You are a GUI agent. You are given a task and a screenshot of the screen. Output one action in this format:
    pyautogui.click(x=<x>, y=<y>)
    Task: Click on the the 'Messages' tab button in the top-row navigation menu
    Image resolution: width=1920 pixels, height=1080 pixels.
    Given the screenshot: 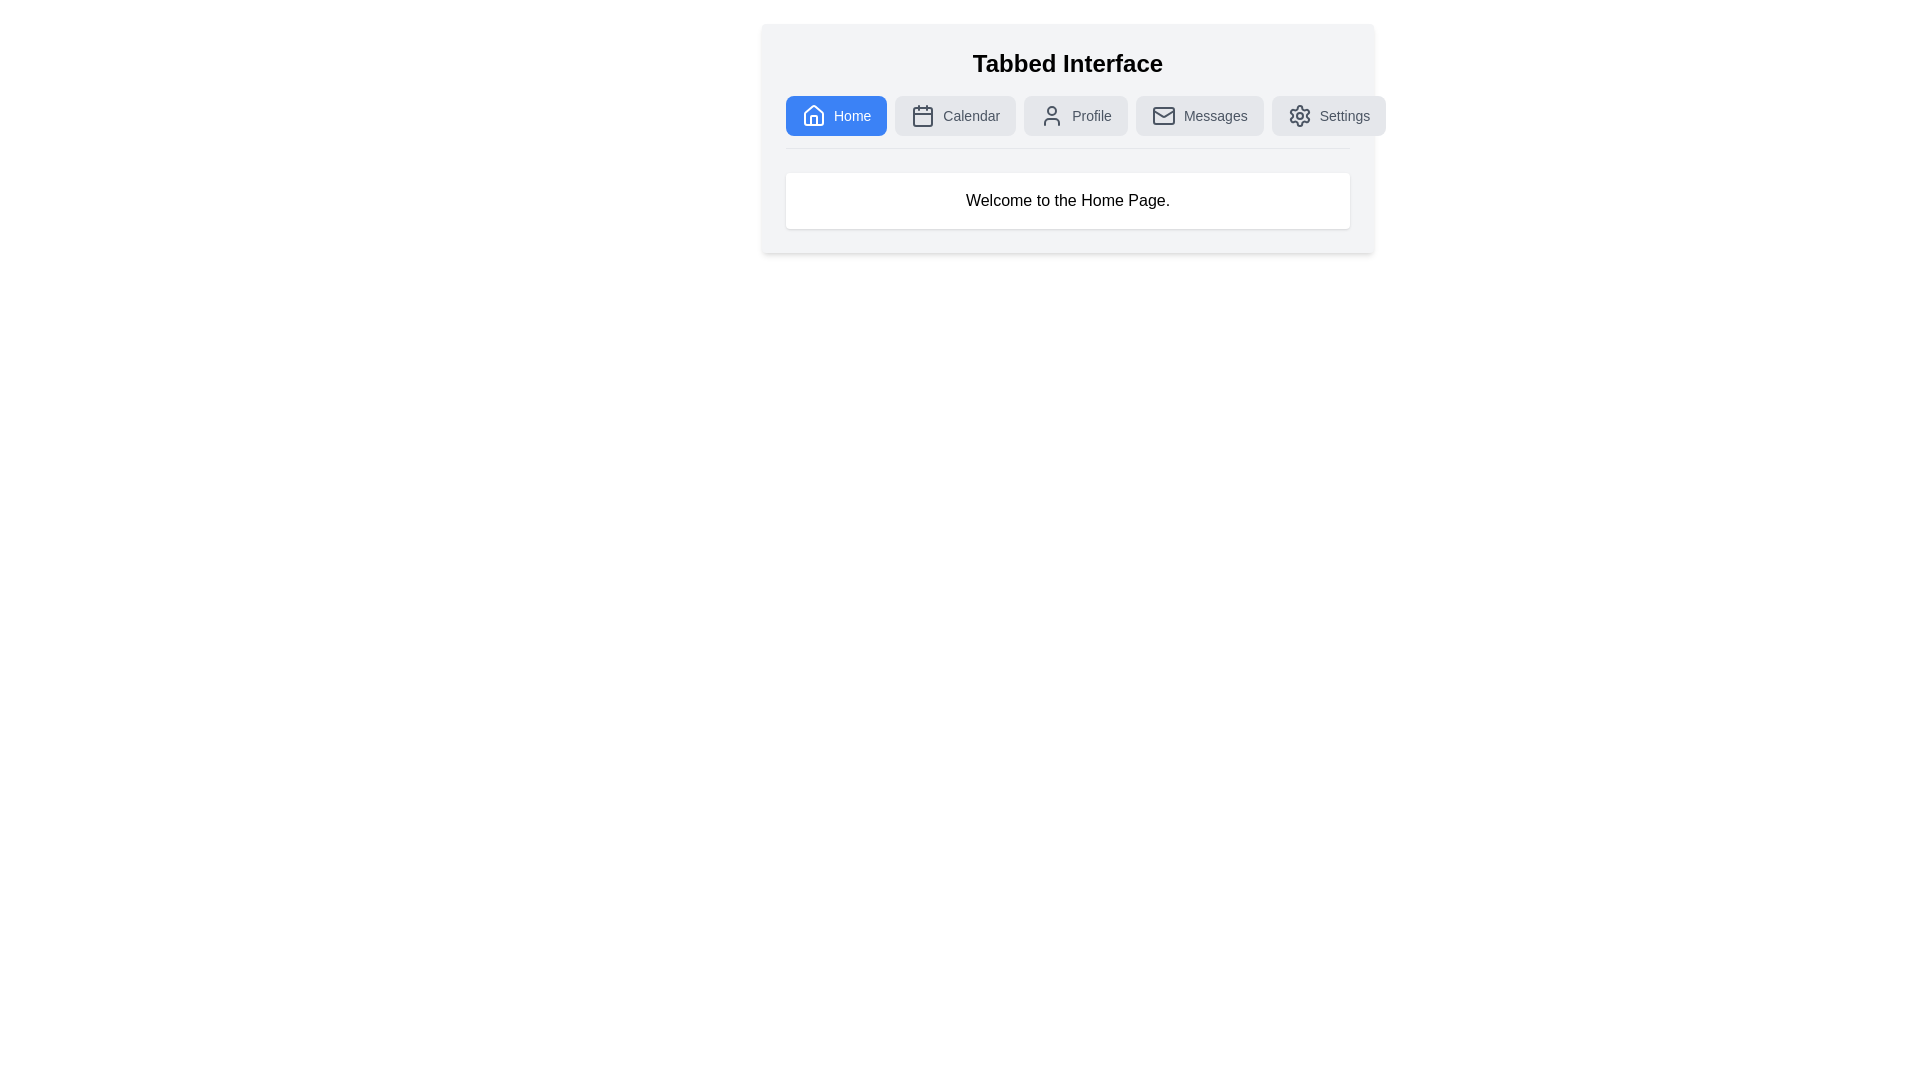 What is the action you would take?
    pyautogui.click(x=1199, y=115)
    